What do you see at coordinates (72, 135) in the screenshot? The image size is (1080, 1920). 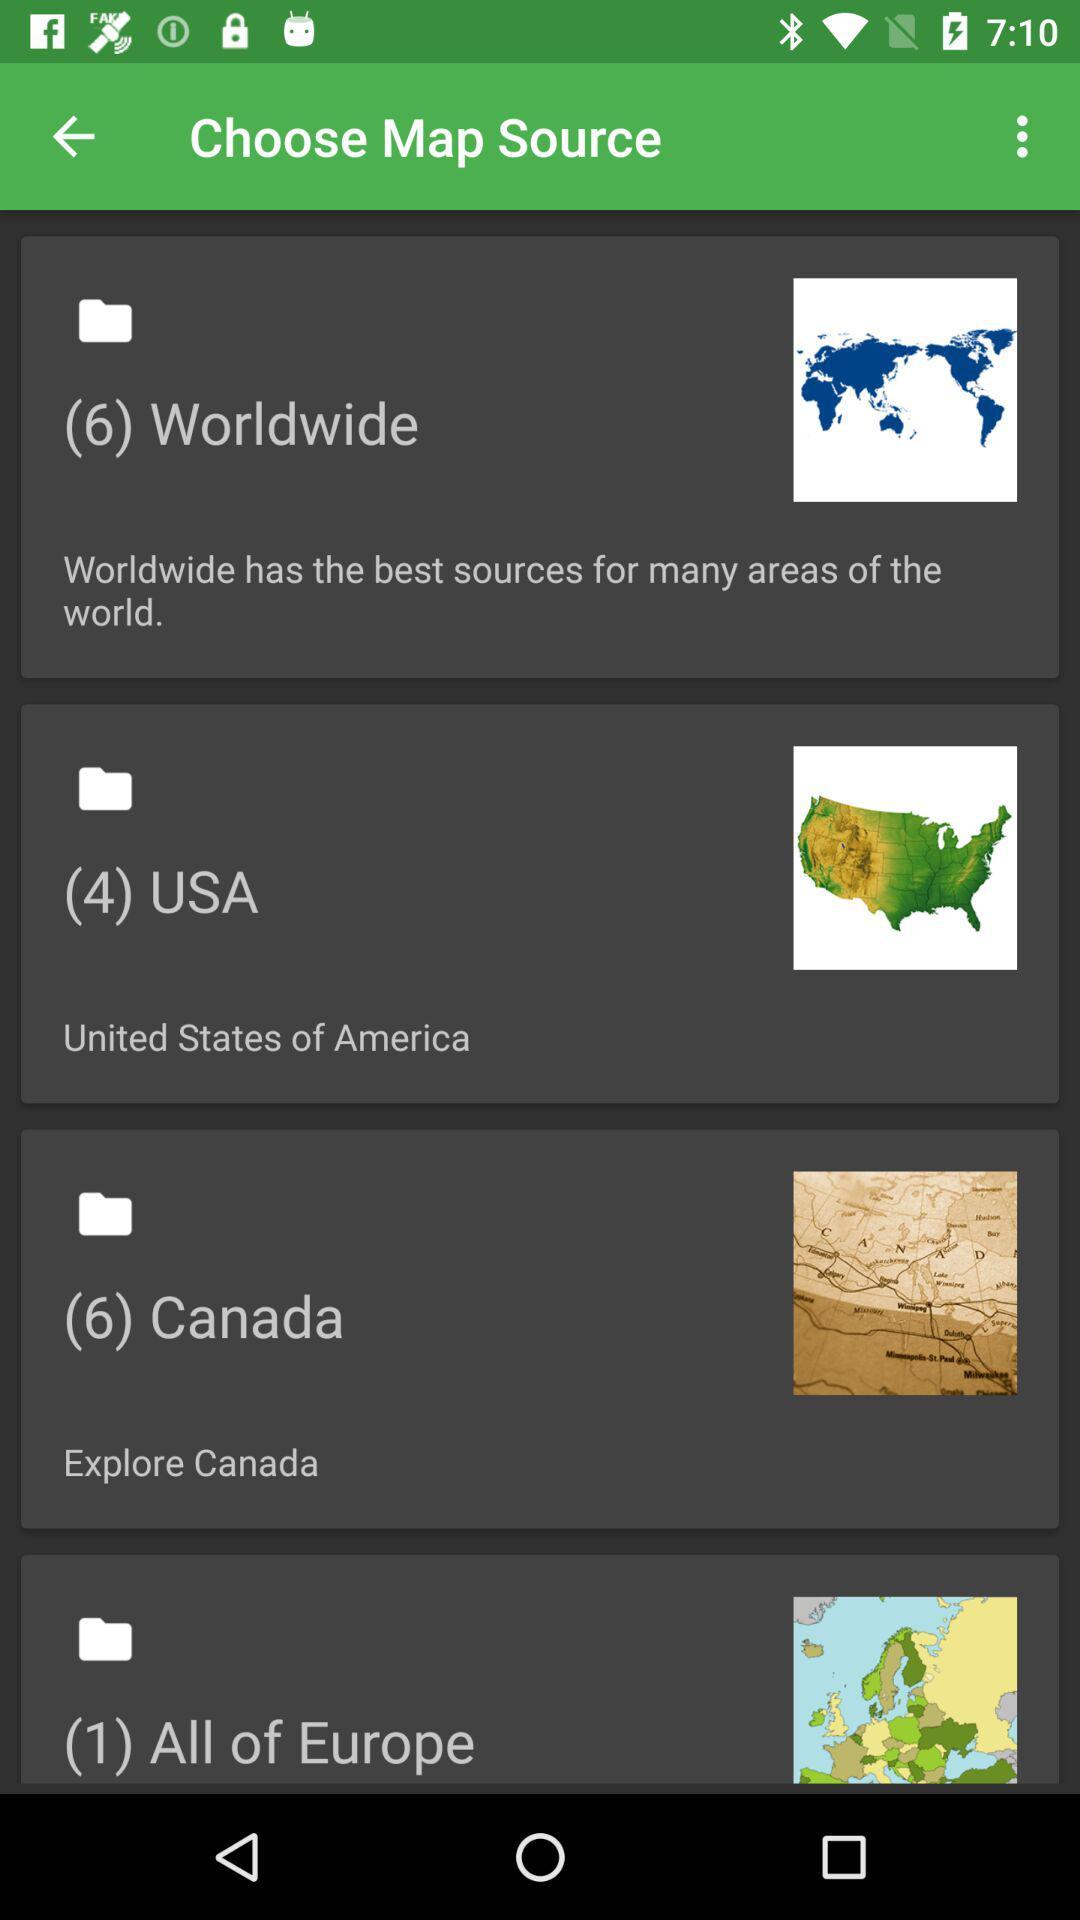 I see `icon next to the choose map source icon` at bounding box center [72, 135].